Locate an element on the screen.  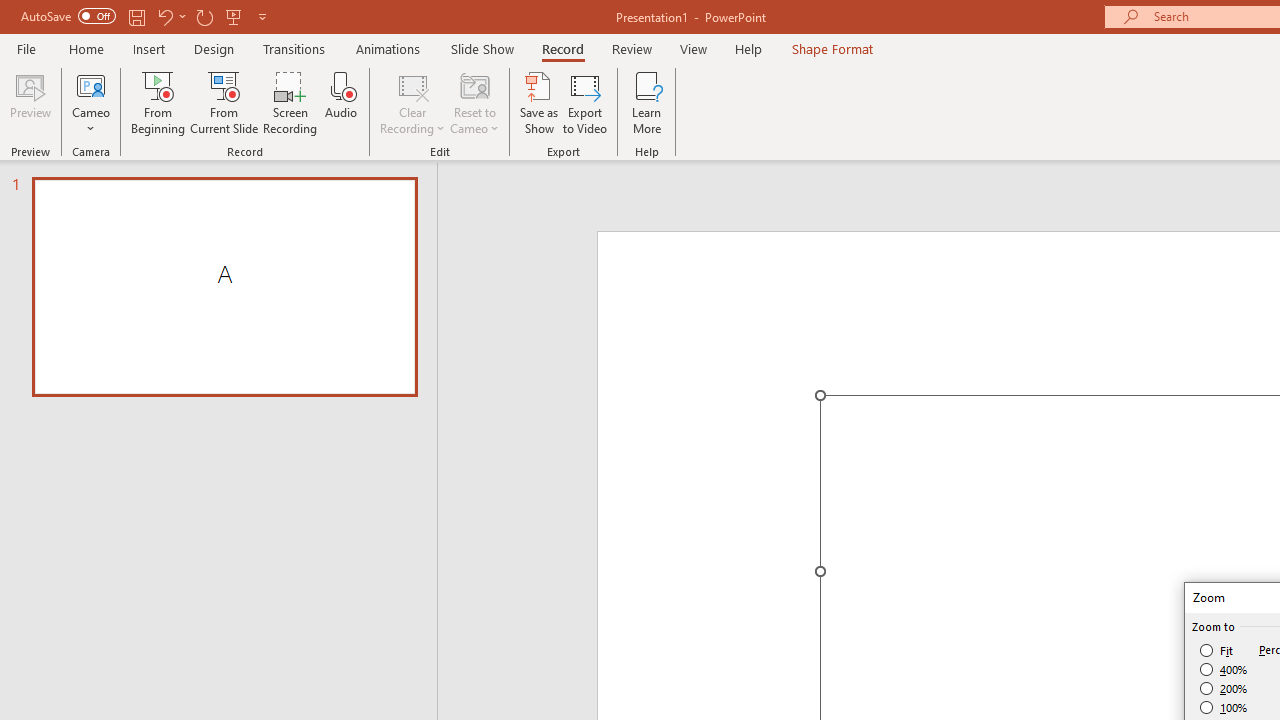
'Reset to Cameo' is located at coordinates (473, 103).